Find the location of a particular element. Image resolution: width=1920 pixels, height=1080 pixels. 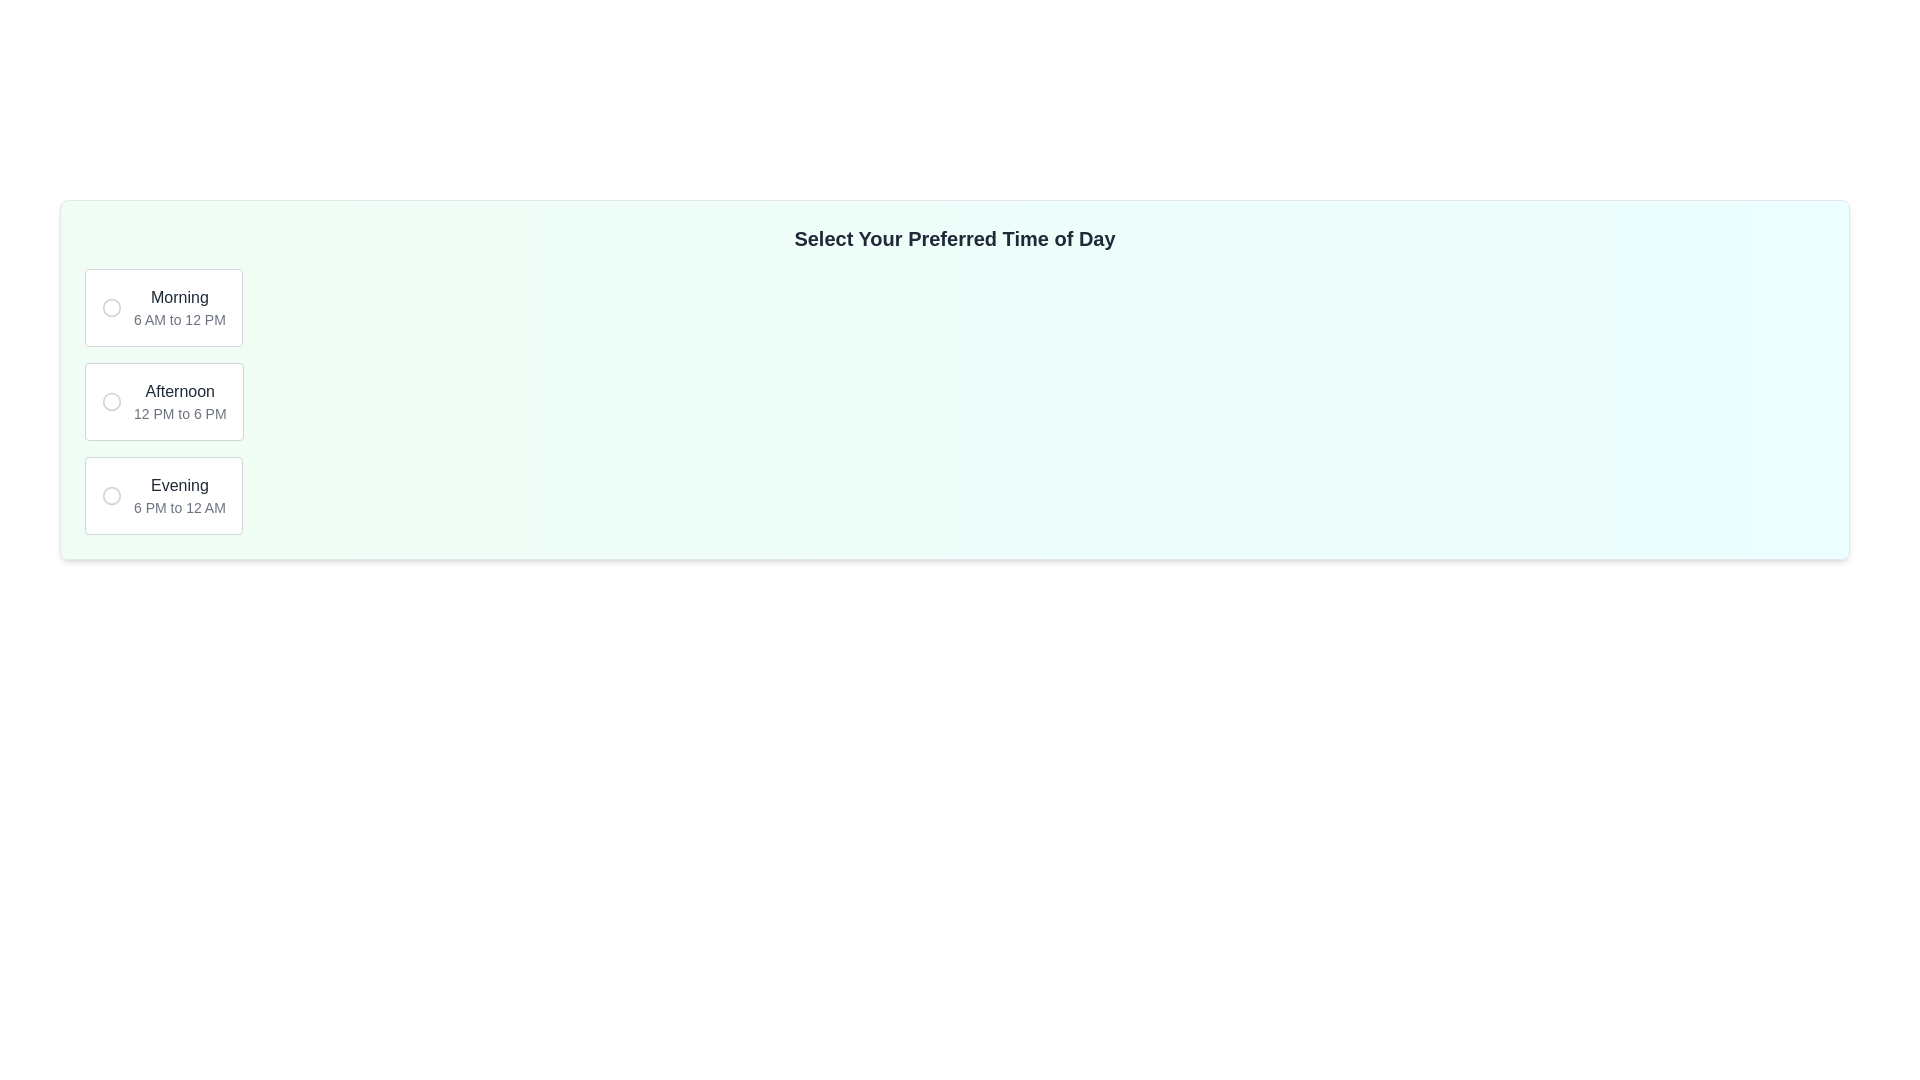

the circular outline of the radio button for the 'Afternoon' option is located at coordinates (110, 401).